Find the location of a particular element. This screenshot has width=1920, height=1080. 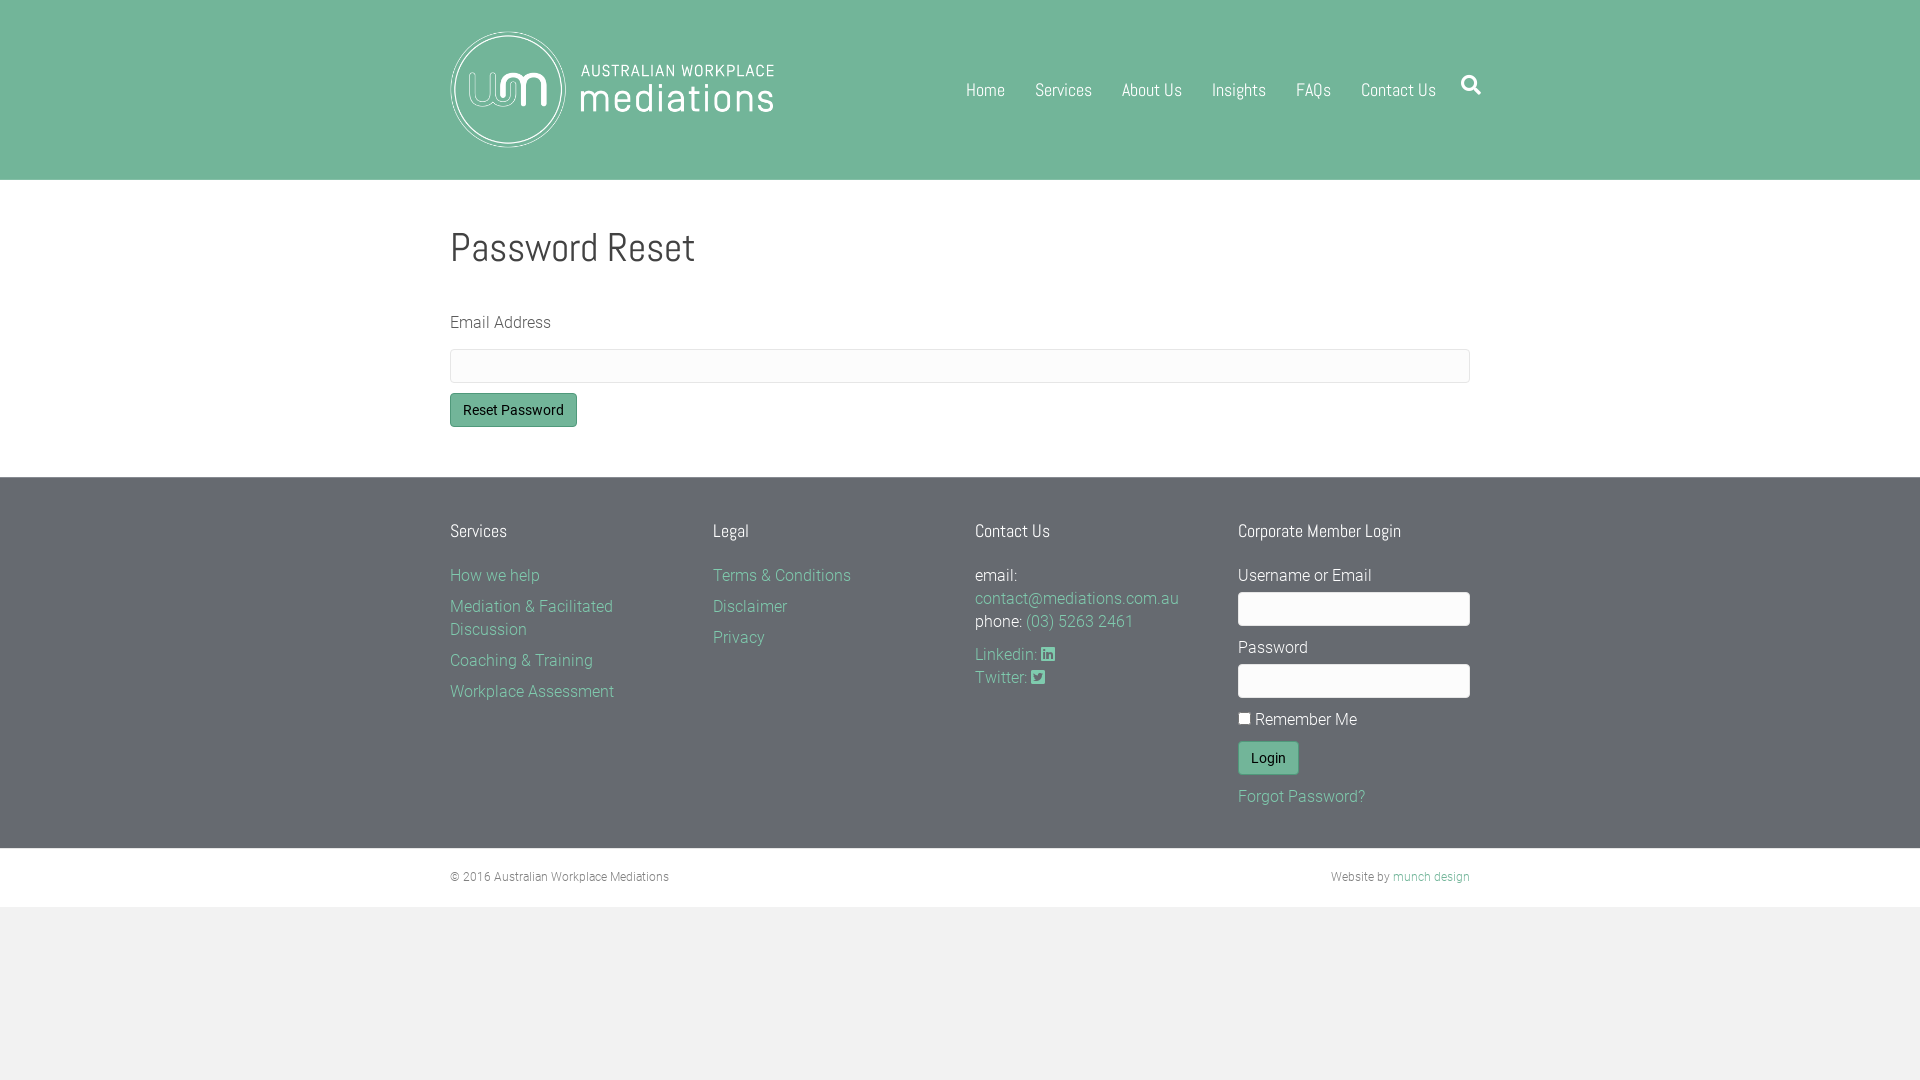

'Linkedin:' is located at coordinates (974, 654).